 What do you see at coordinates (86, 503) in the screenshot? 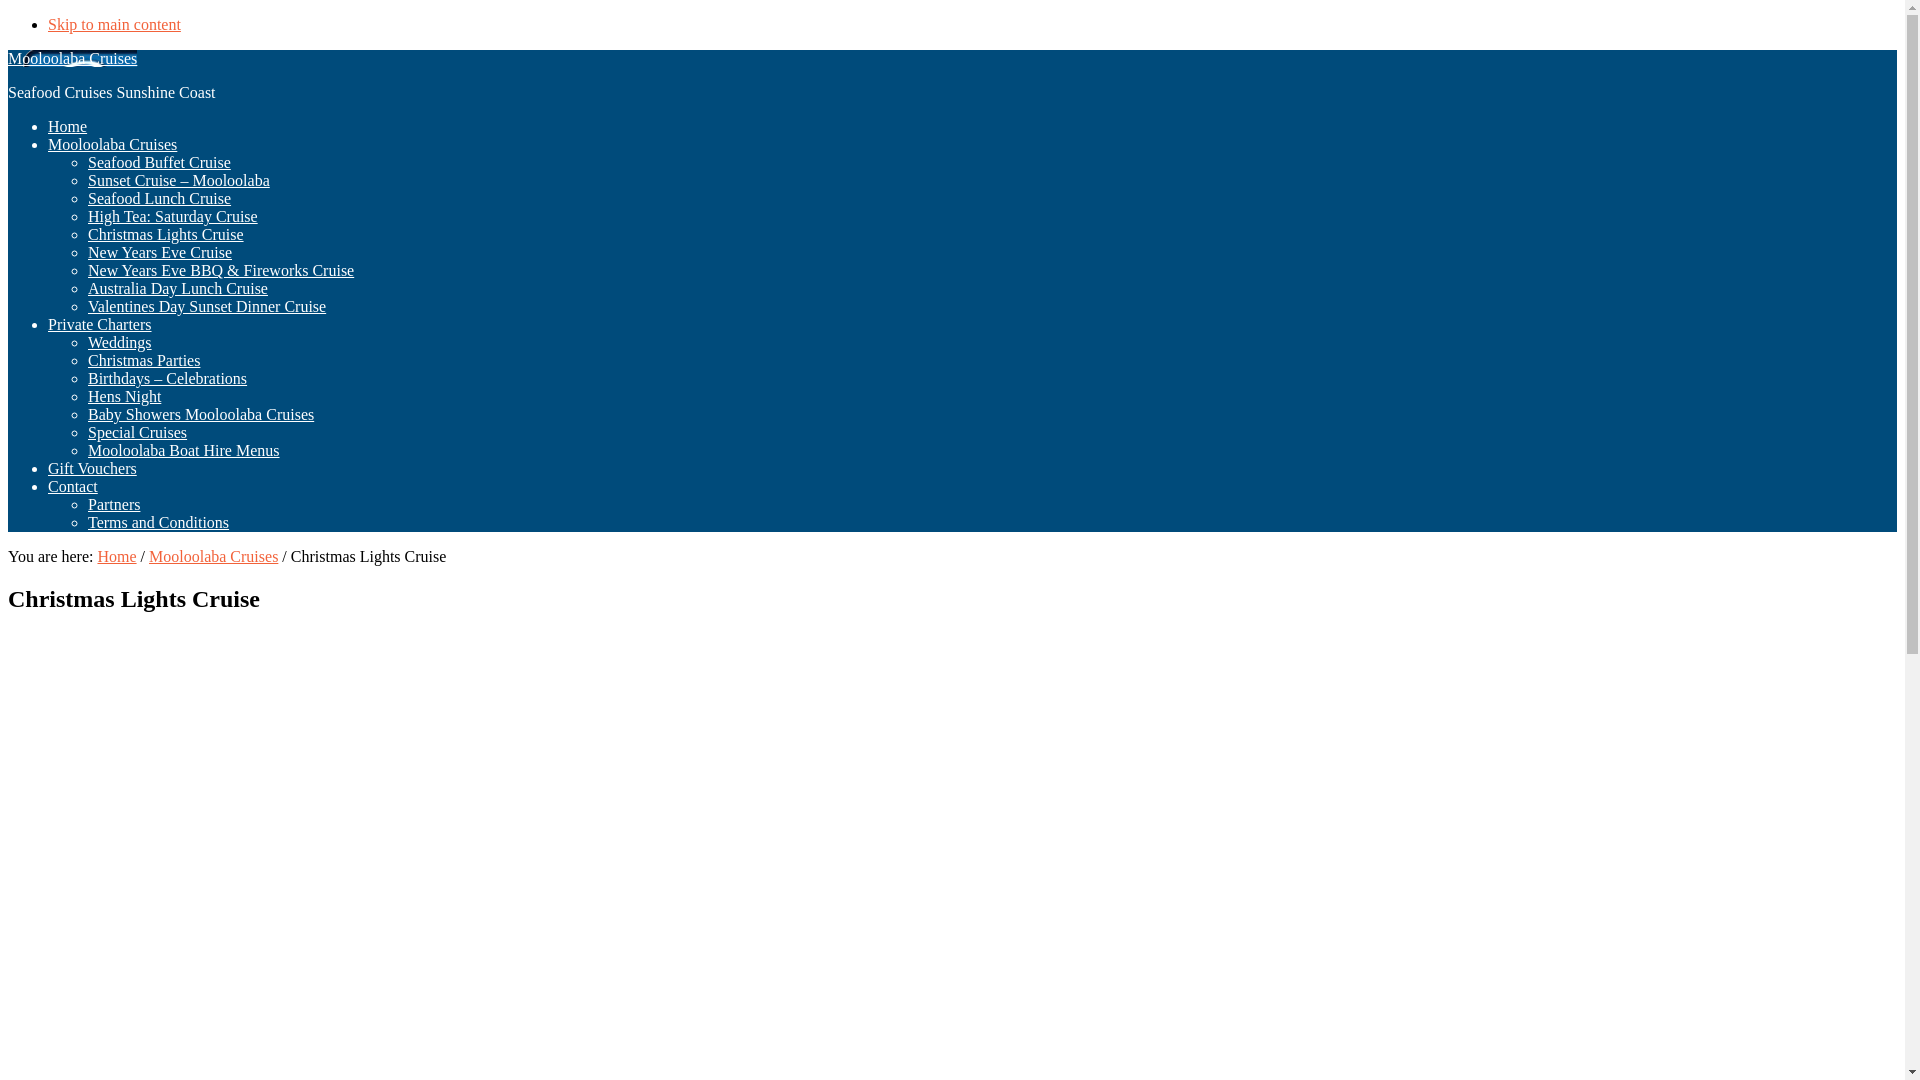
I see `'Partners'` at bounding box center [86, 503].